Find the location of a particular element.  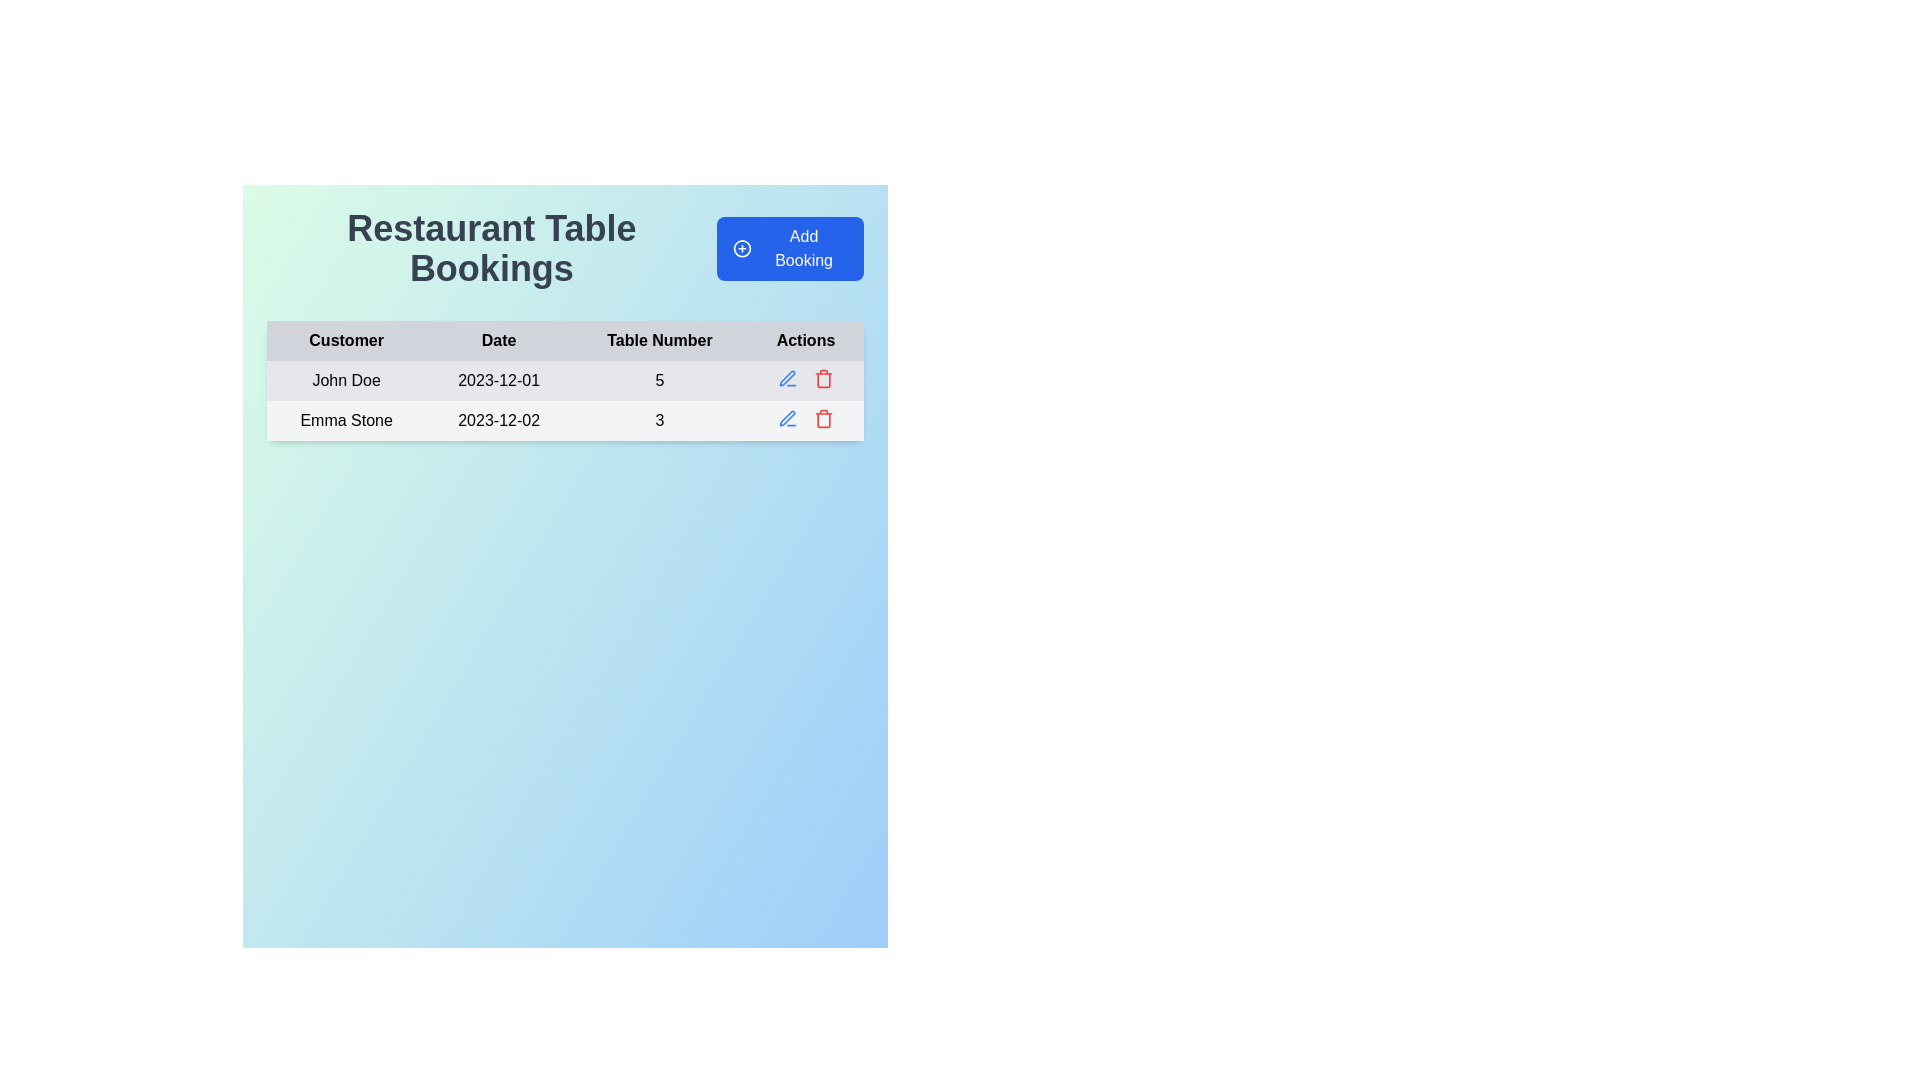

the trash bin icon representing the deletion action for the row labeled 'Emma Stone' in the 'Actions' column is located at coordinates (824, 380).